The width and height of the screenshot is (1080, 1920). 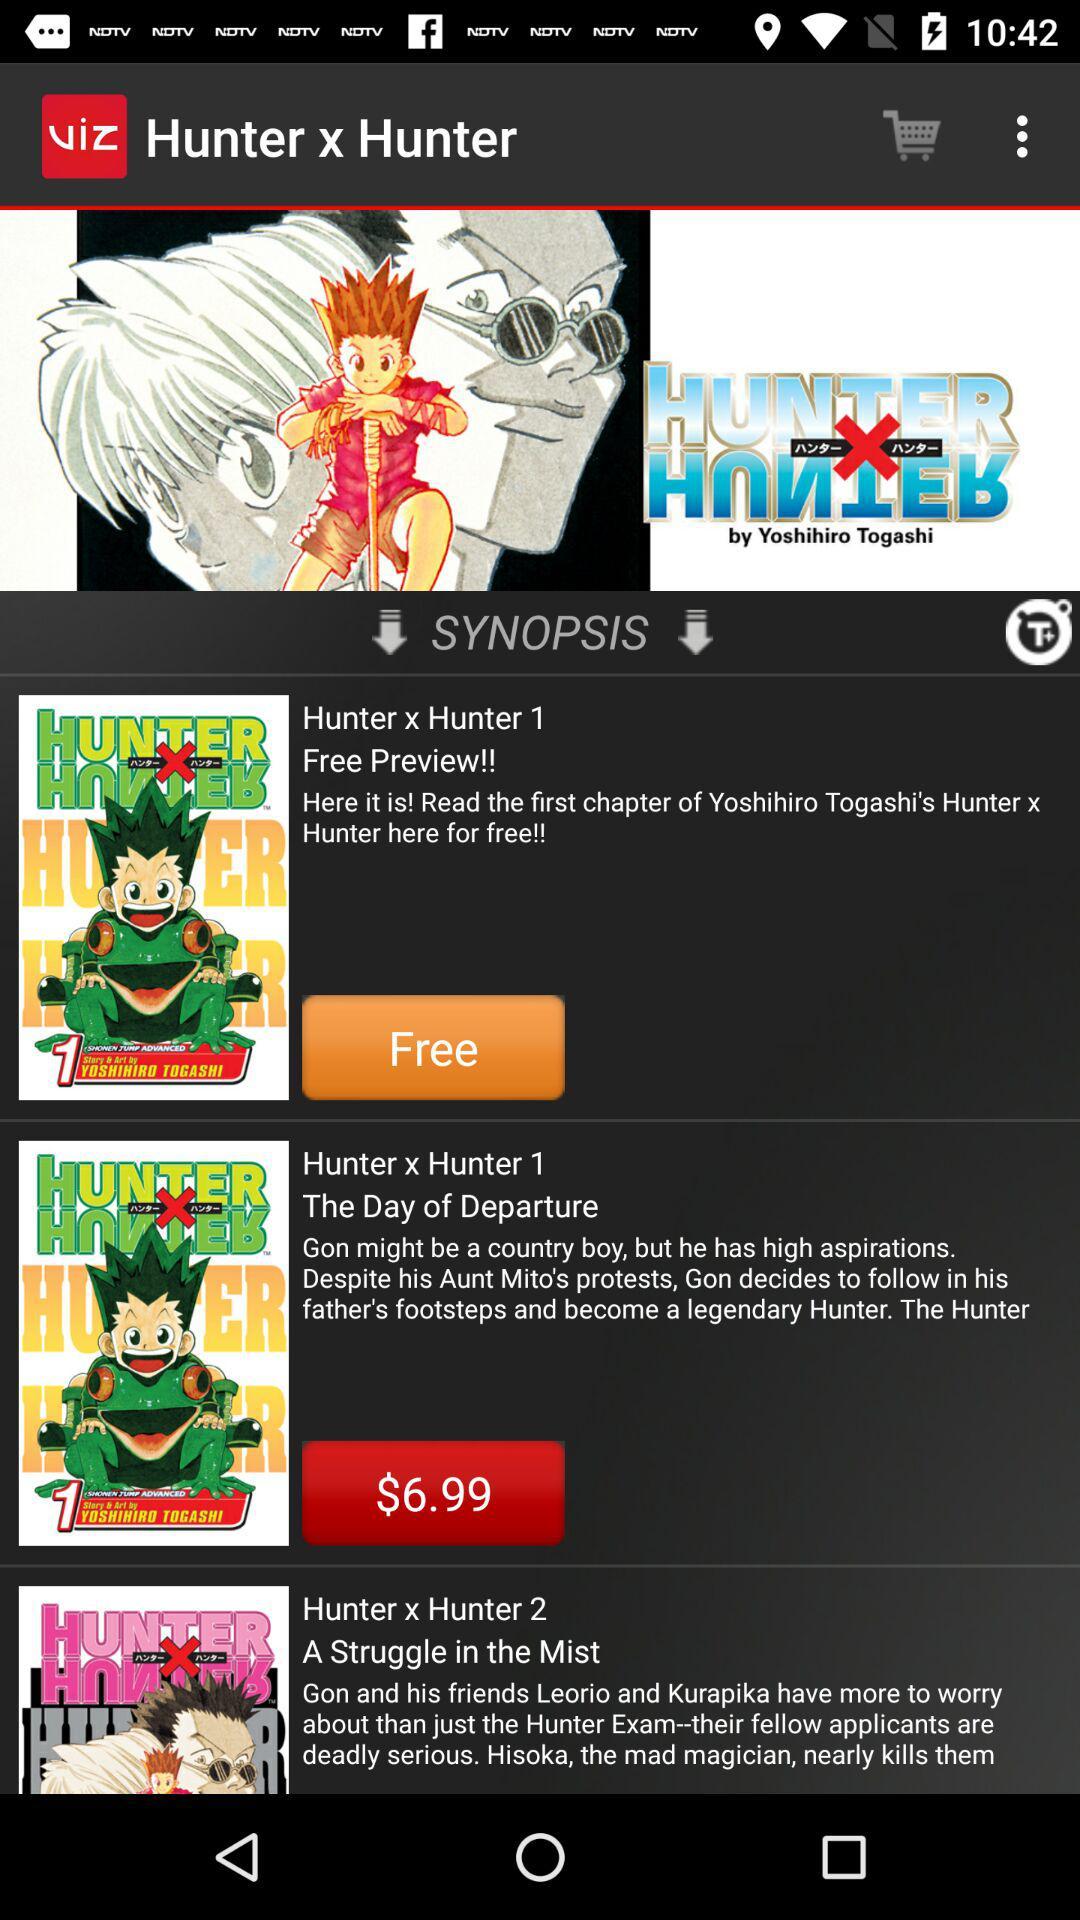 I want to click on the icon above hunter x hunter icon, so click(x=694, y=631).